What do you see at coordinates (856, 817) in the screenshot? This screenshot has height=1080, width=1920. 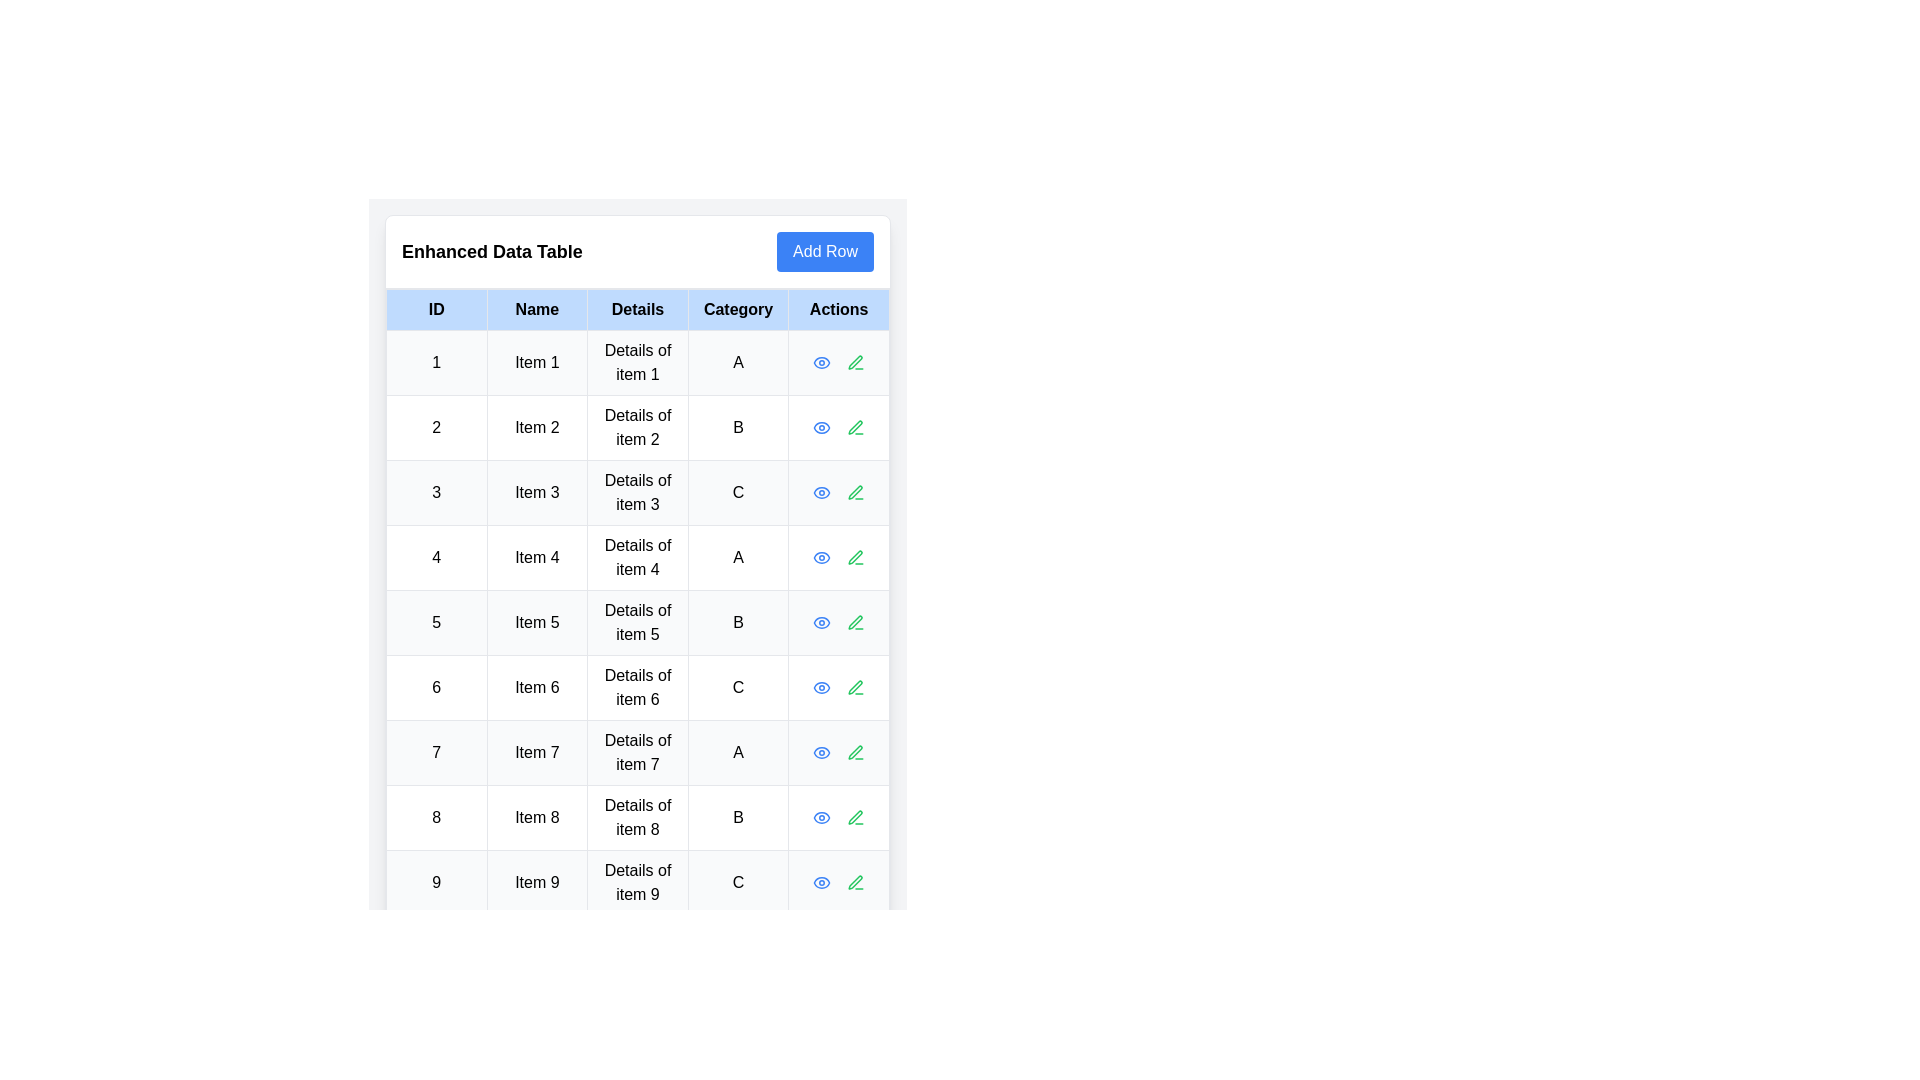 I see `the 'Edit' icon in the 'Actions' column for 'Item 8'` at bounding box center [856, 817].